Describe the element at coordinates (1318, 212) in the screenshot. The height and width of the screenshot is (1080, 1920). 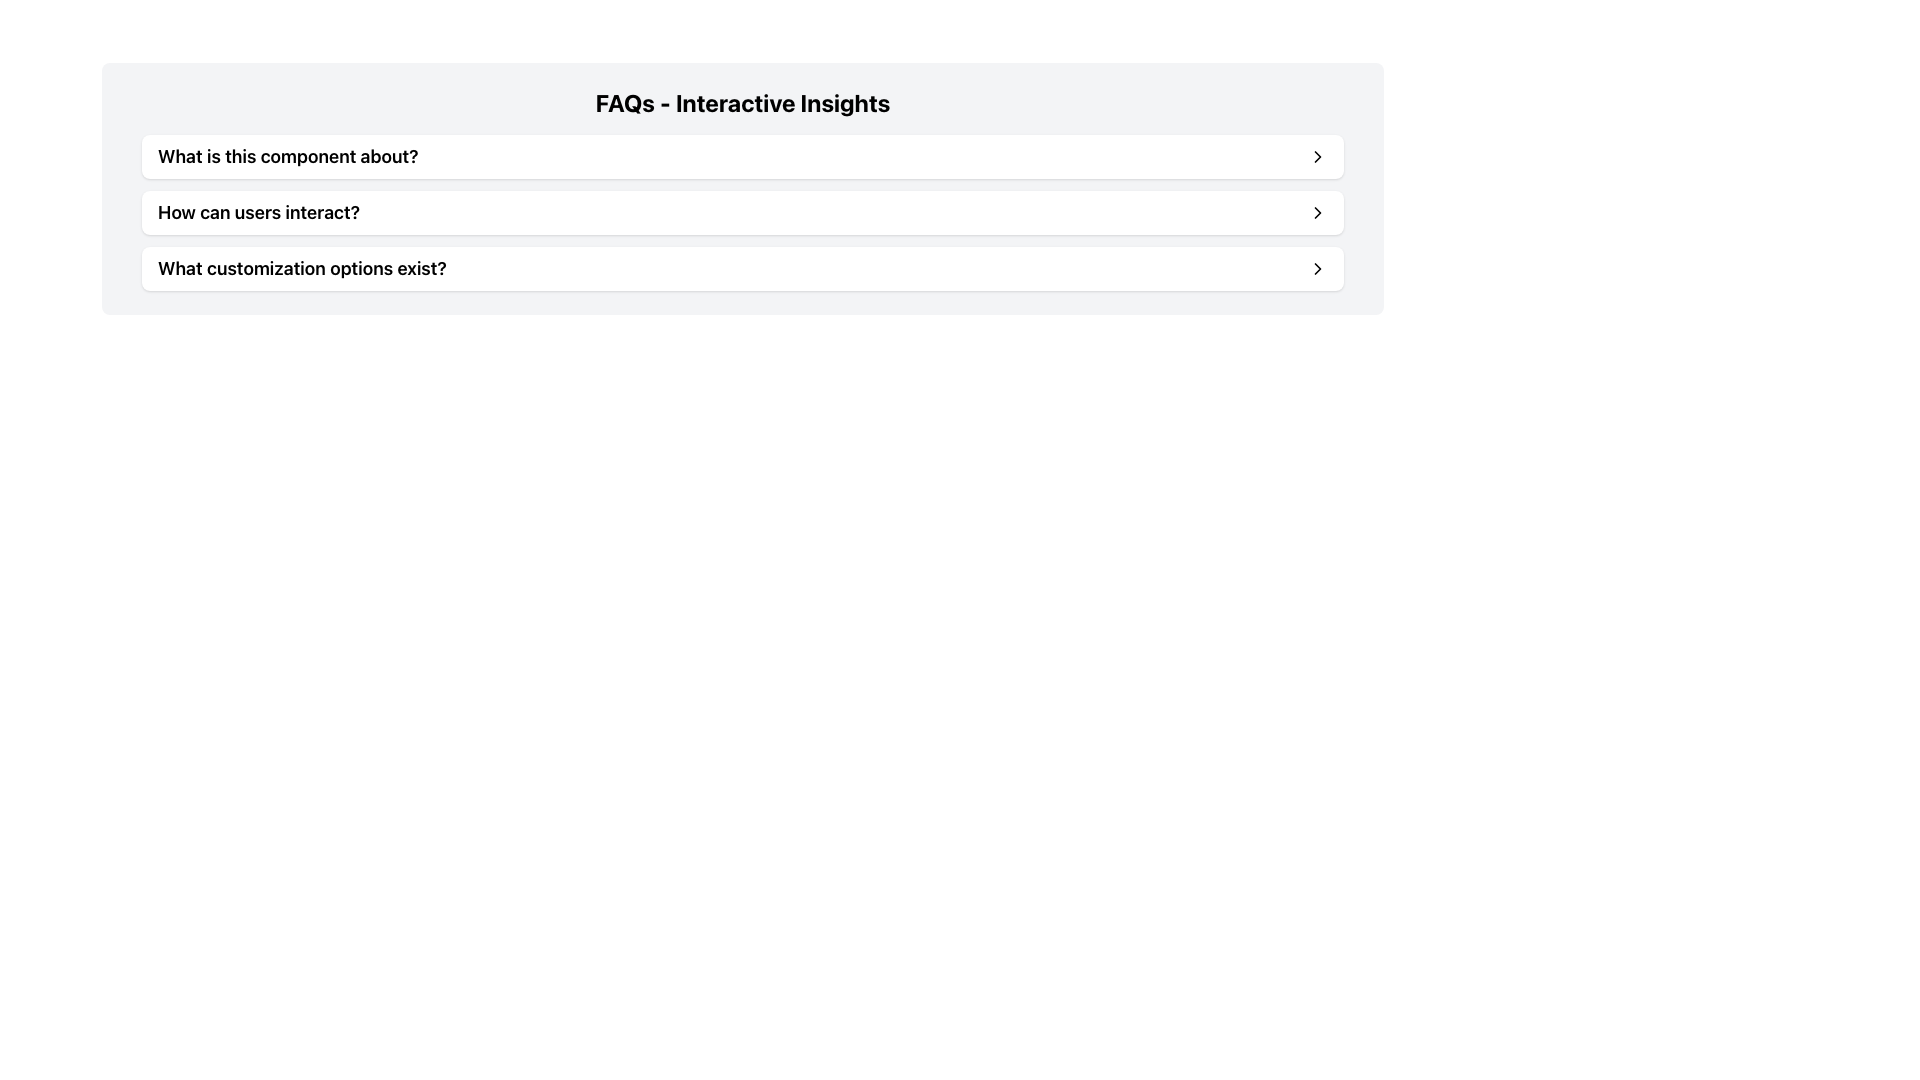
I see `the chevron SVG icon located on the right side of the button labeled 'How can users interact?'` at that location.